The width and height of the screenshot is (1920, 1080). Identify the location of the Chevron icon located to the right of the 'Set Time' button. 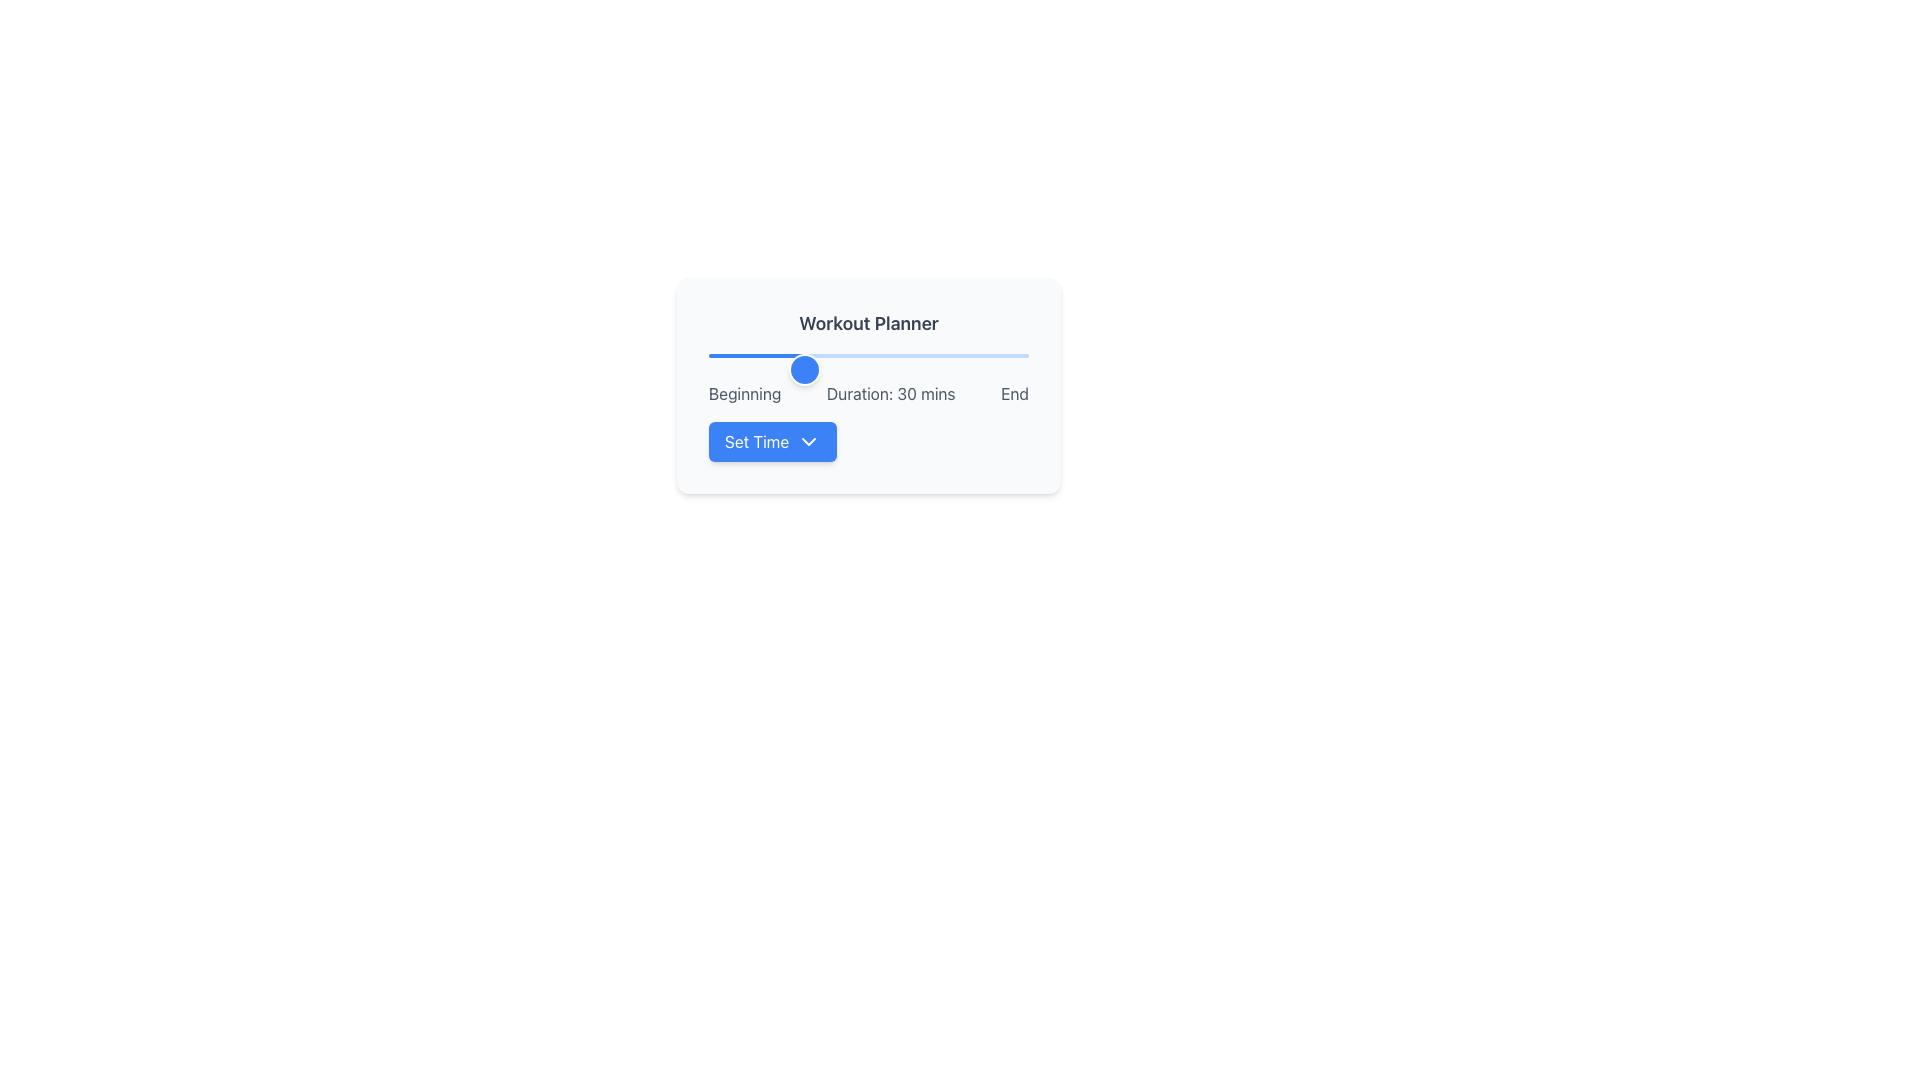
(809, 441).